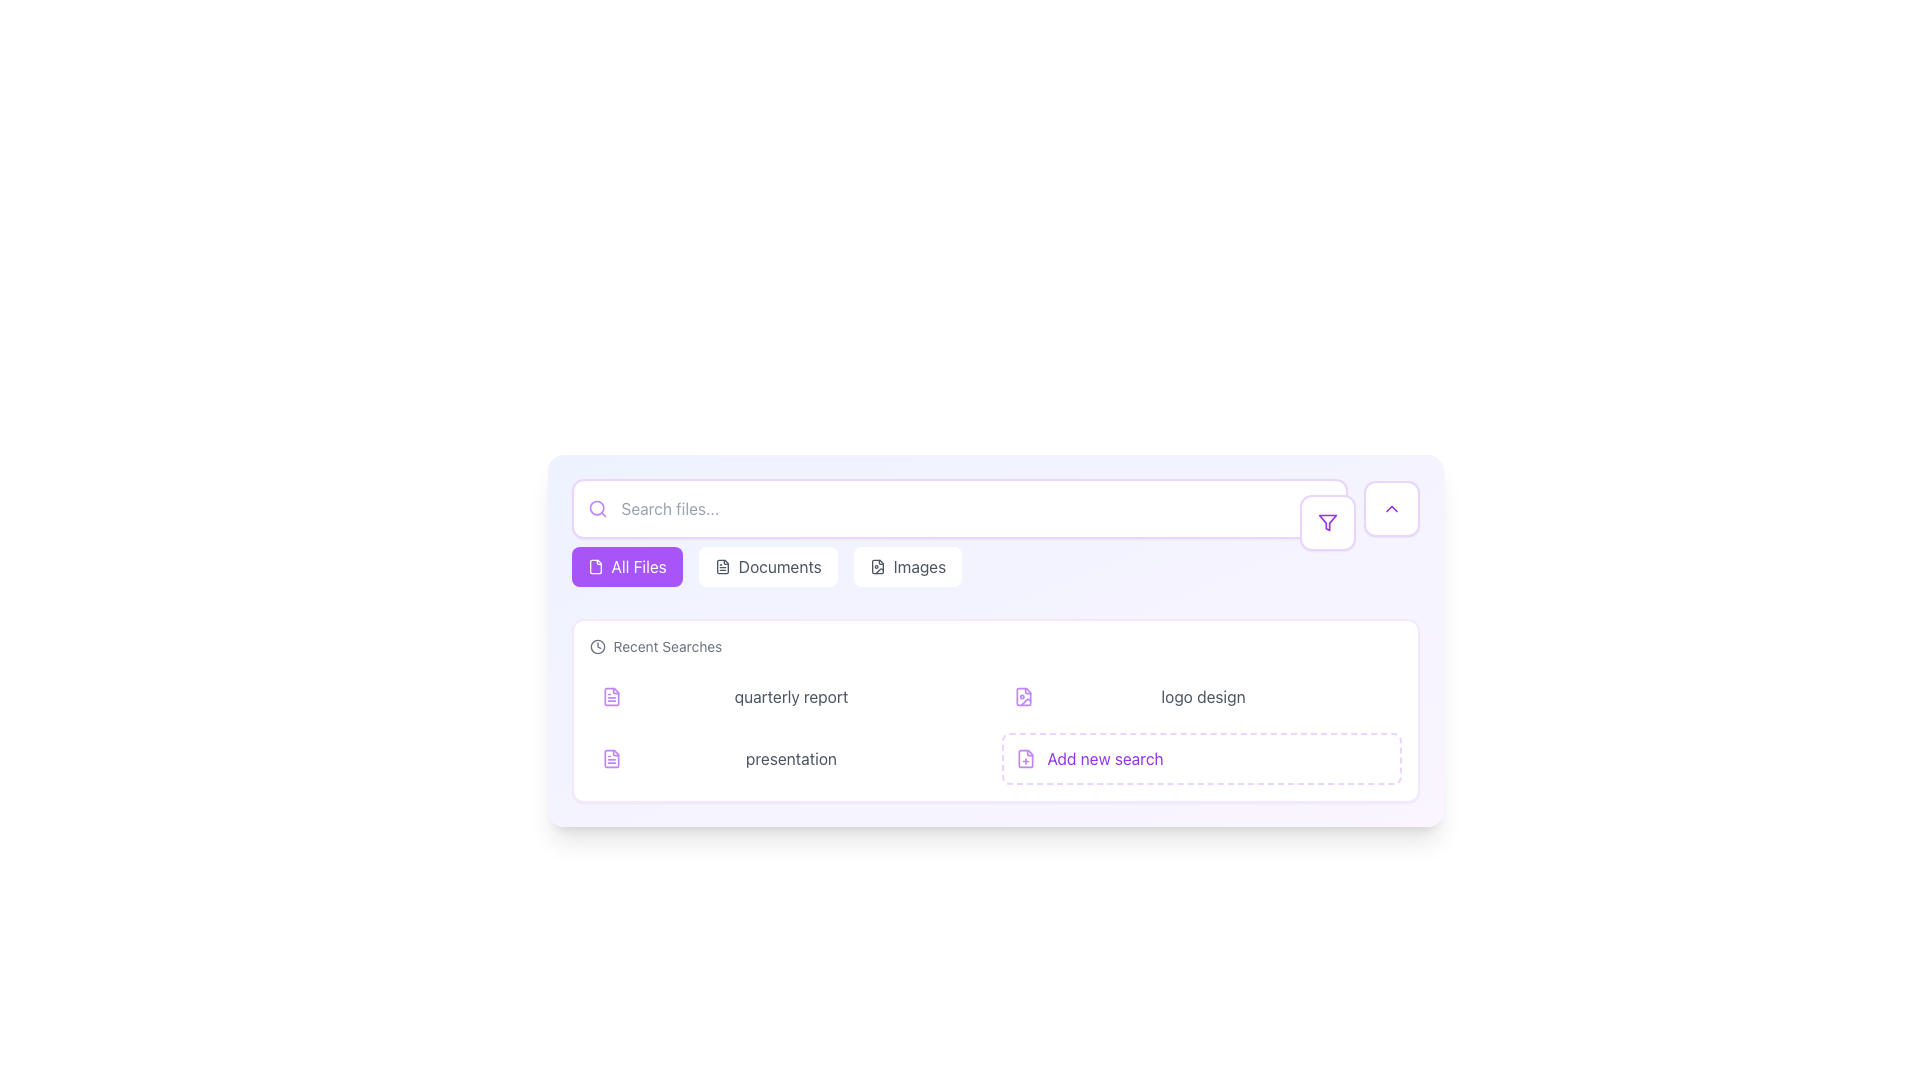 Image resolution: width=1920 pixels, height=1080 pixels. I want to click on the small, purple document icon located in the 'Recent Searches' area, positioned between 'quarterly report' and 'logo design', so click(1023, 696).